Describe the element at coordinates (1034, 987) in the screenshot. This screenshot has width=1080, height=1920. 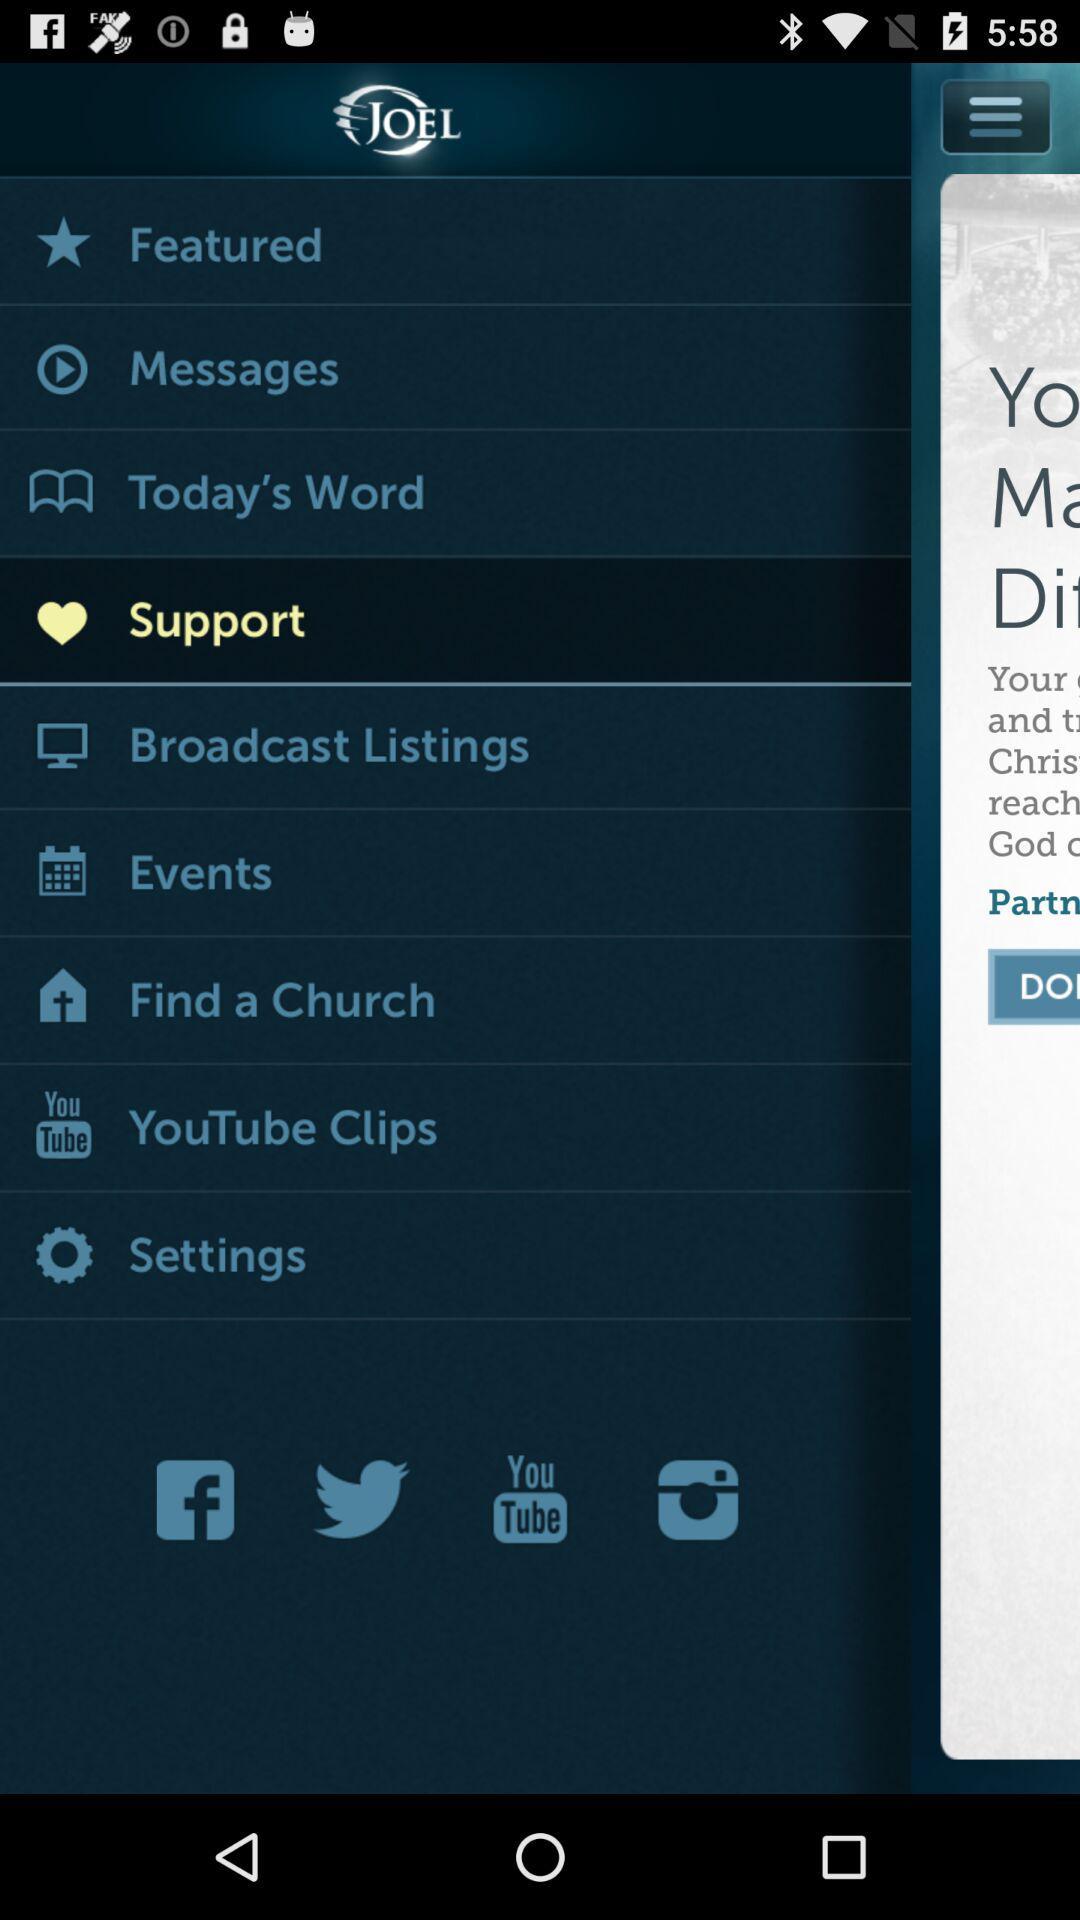
I see `finish set up` at that location.